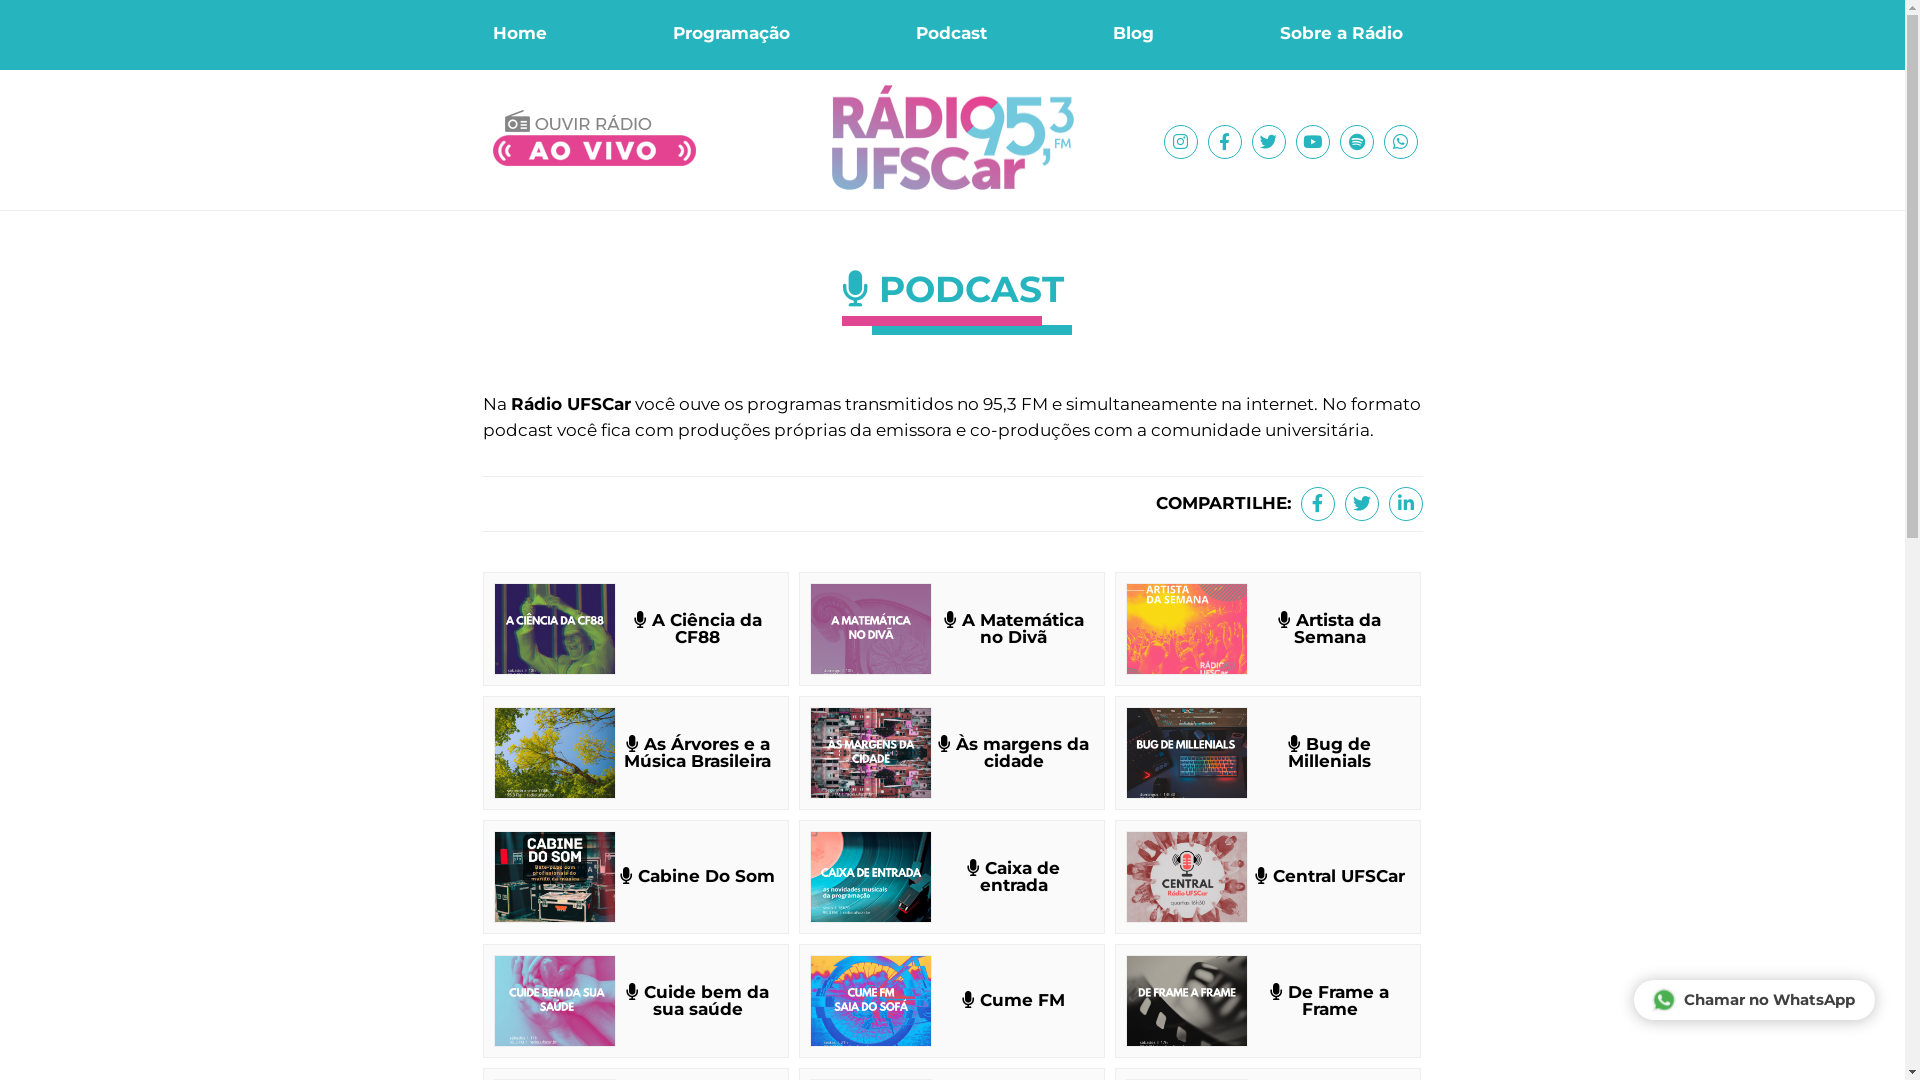 Image resolution: width=1920 pixels, height=1080 pixels. Describe the element at coordinates (1266, 627) in the screenshot. I see `'Artista da Semana'` at that location.